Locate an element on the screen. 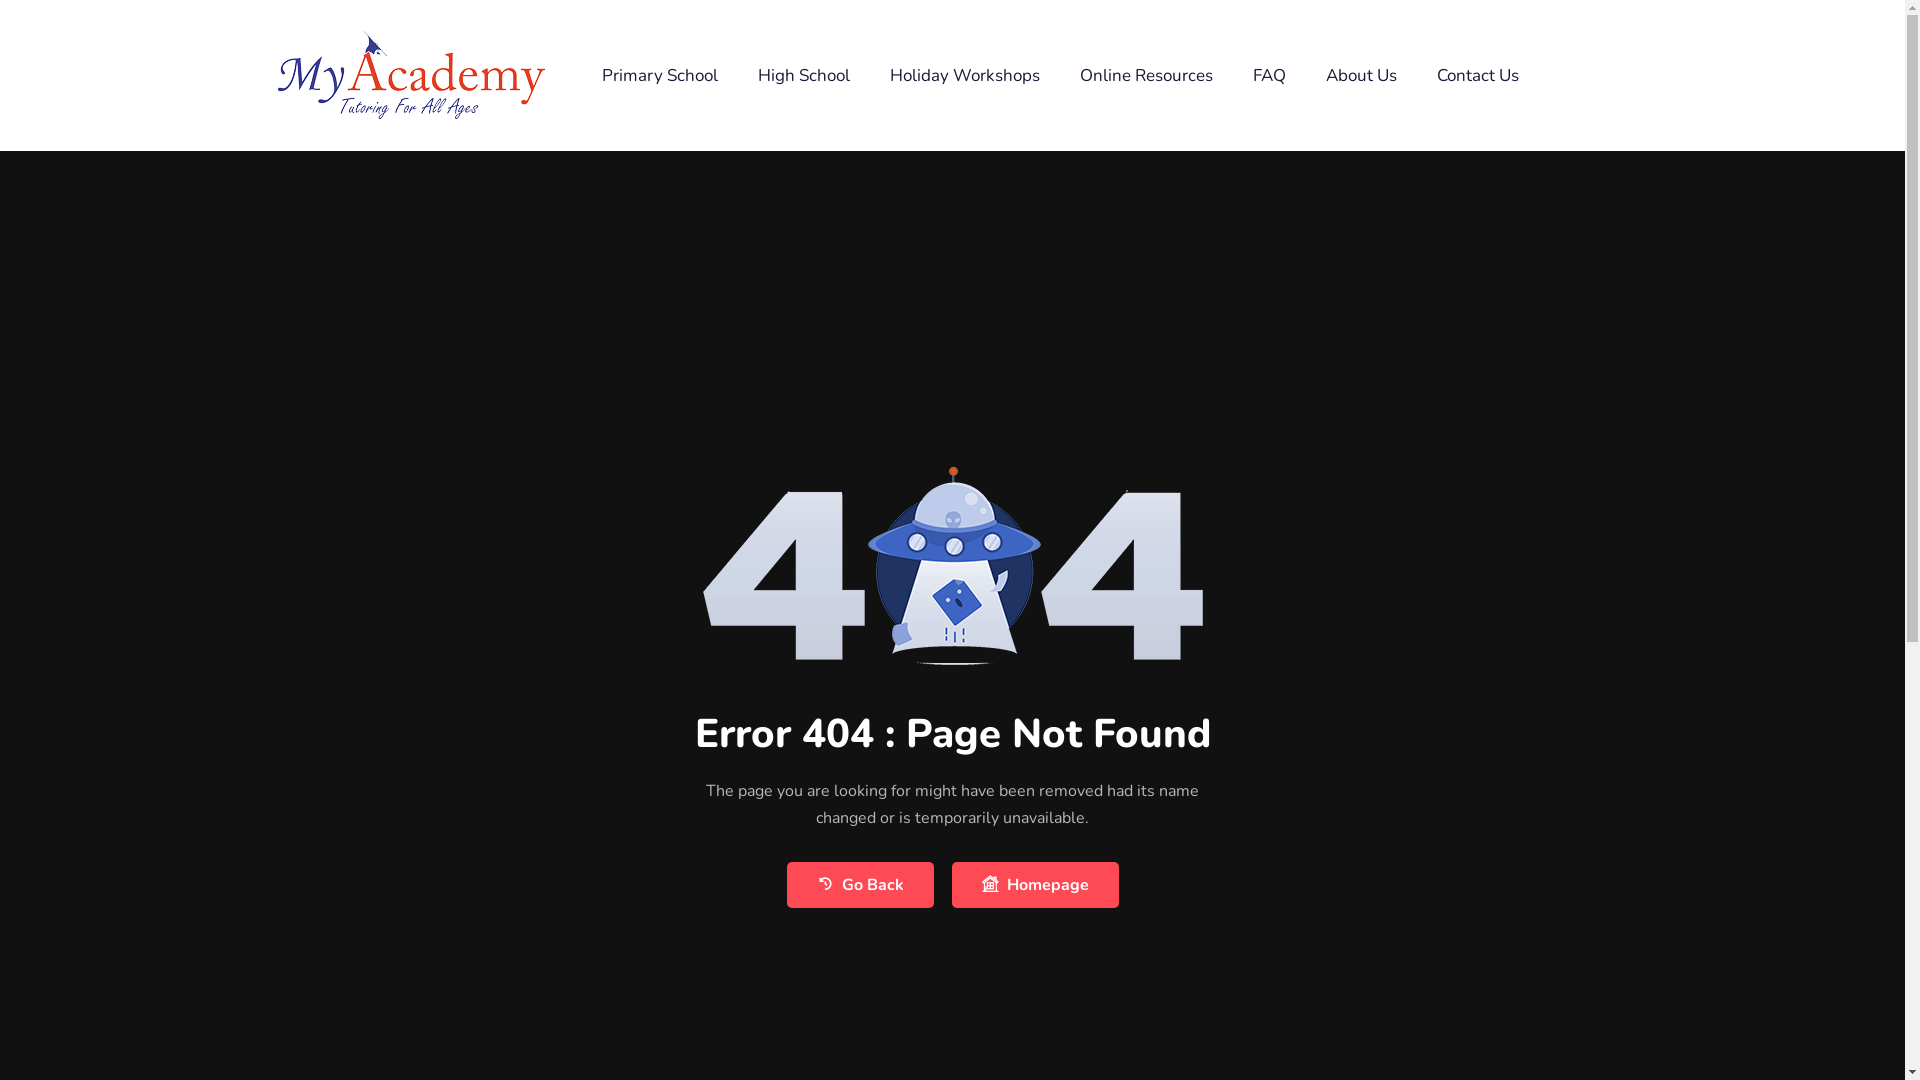 This screenshot has width=1920, height=1080. 'Go Back' is located at coordinates (859, 883).